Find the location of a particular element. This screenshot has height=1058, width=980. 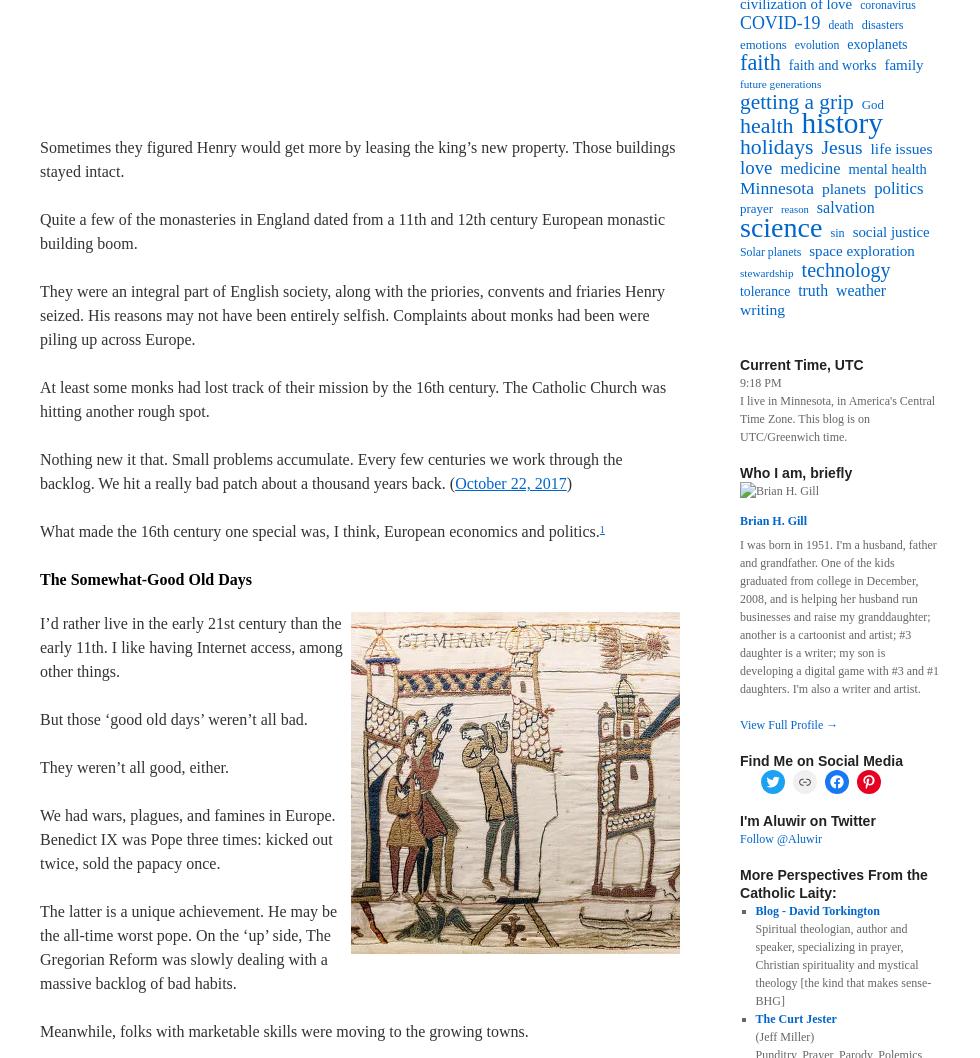

'Spiritual theologian, author and speaker, specializing in prayer, Christian spirituality and mystical theology [the kind that makes sense-BHG]' is located at coordinates (842, 965).